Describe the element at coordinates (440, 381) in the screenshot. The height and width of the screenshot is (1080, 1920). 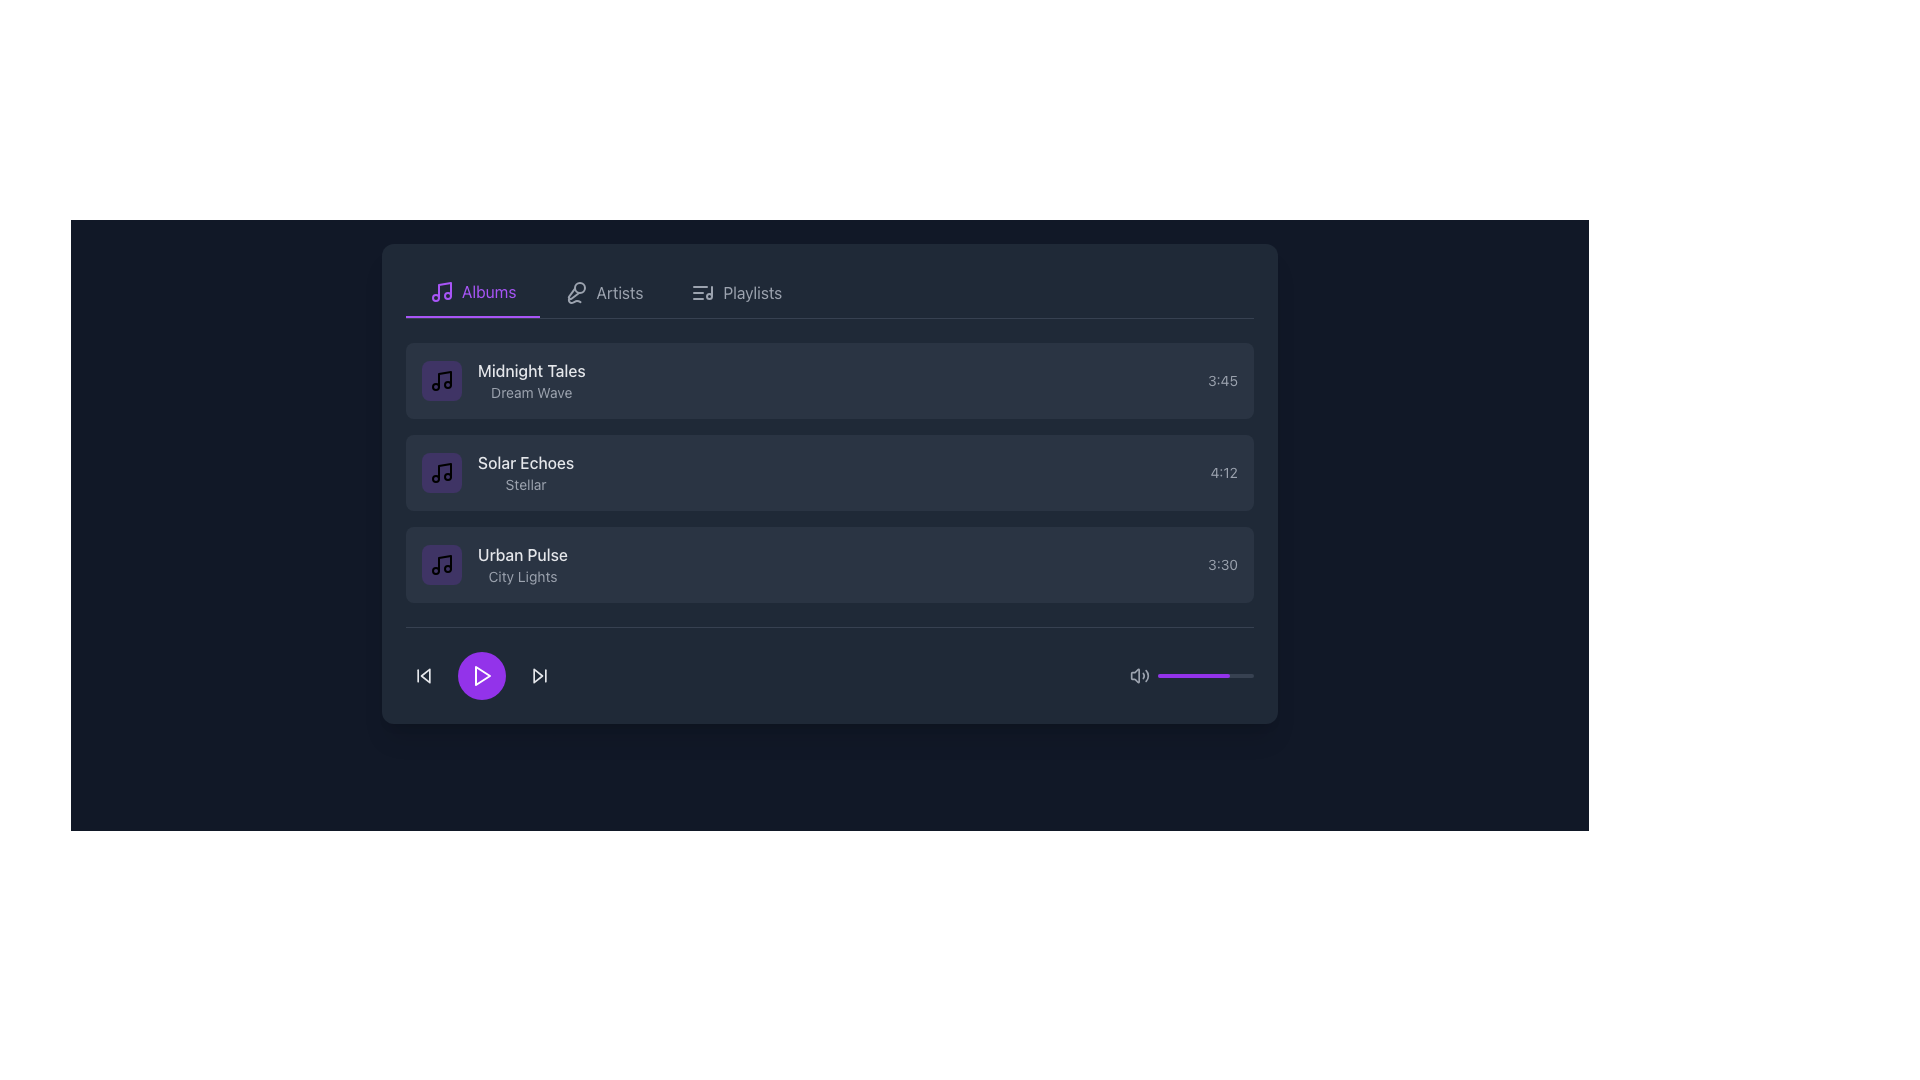
I see `the purple rounded square icon with a musical note graphic located in the top-left corner of the list item for 'Midnight Tales' and 'Dream Wave'` at that location.